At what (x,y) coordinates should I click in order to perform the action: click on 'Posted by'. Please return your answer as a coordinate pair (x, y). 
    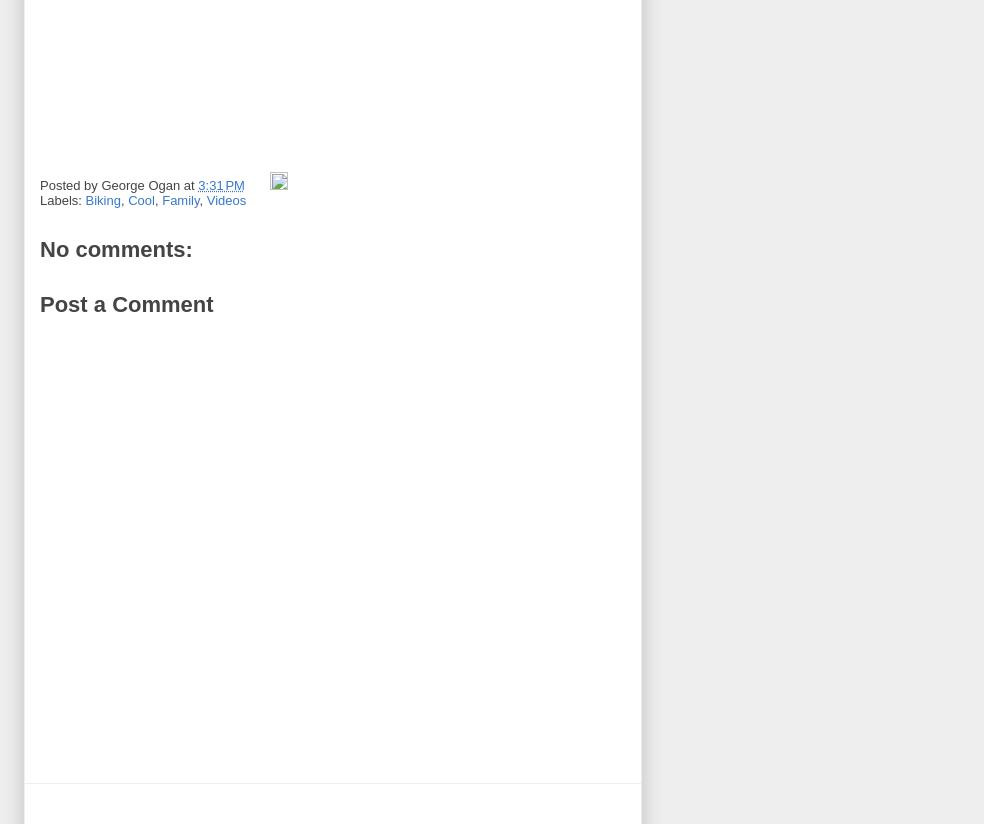
    Looking at the image, I should click on (69, 184).